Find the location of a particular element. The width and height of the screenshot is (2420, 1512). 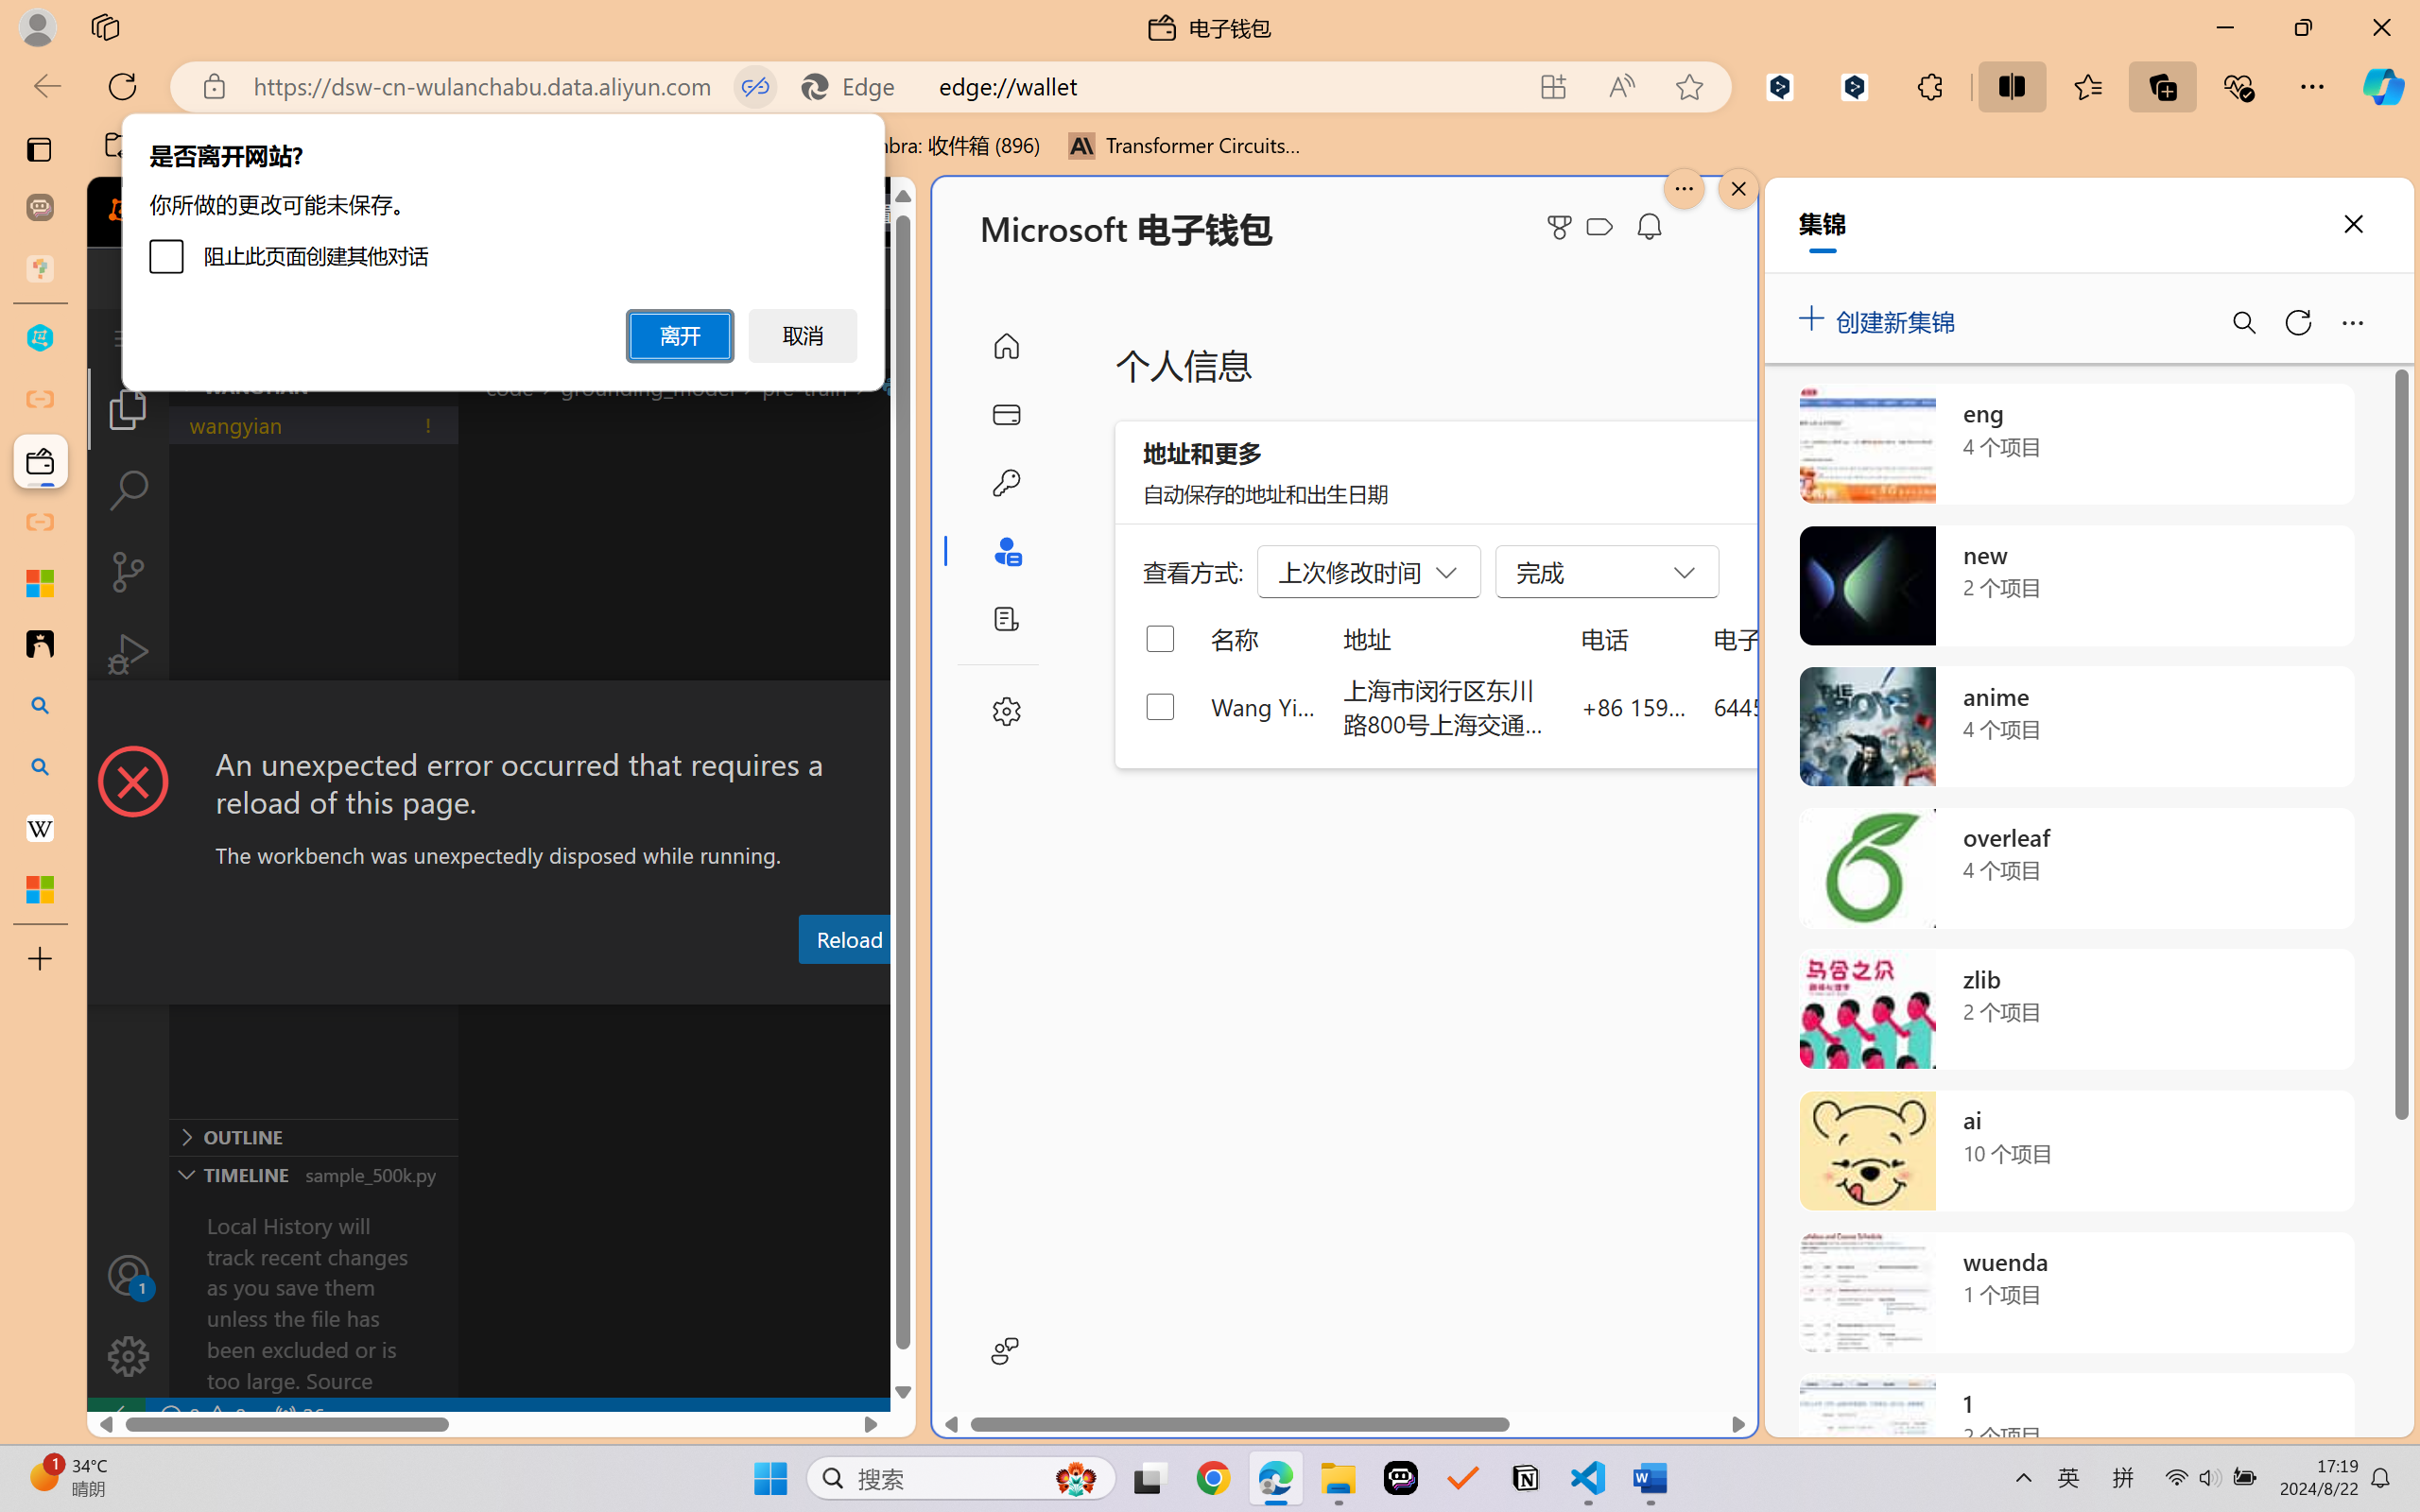

'Copilot (Ctrl+Shift+.)' is located at coordinates (2383, 86).